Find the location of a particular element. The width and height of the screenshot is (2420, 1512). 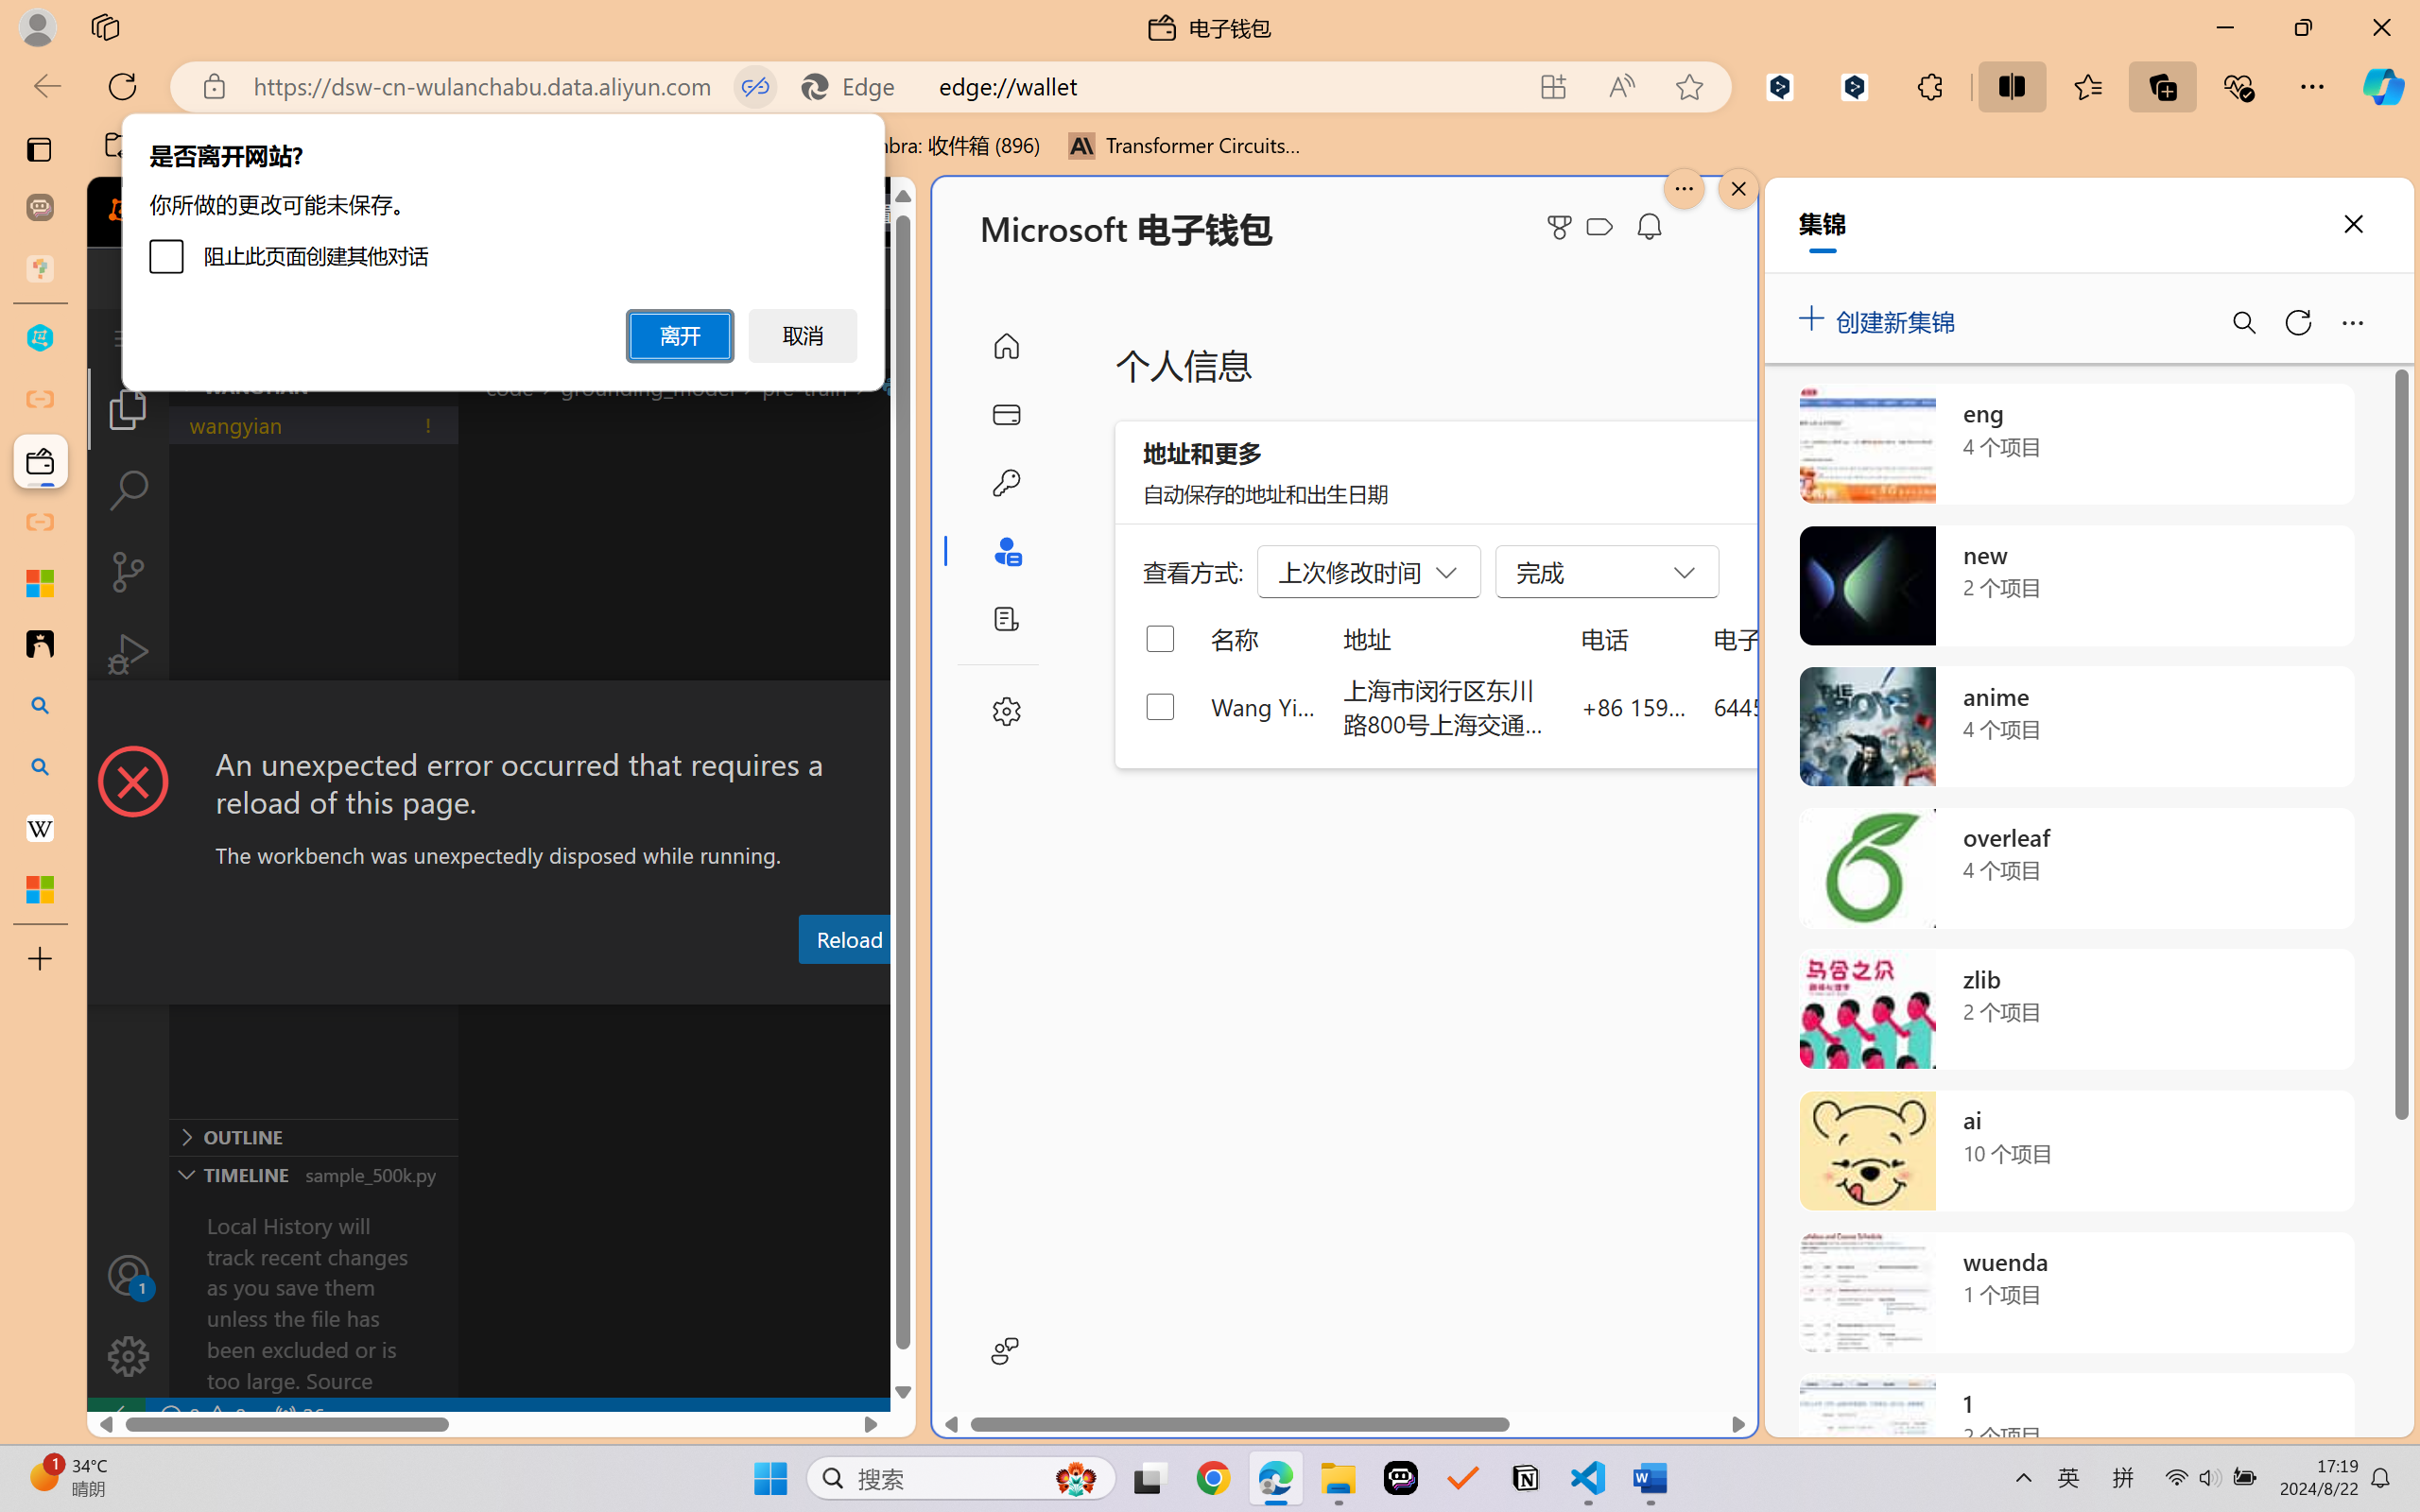

'Copilot (Ctrl+Shift+.)' is located at coordinates (2383, 86).